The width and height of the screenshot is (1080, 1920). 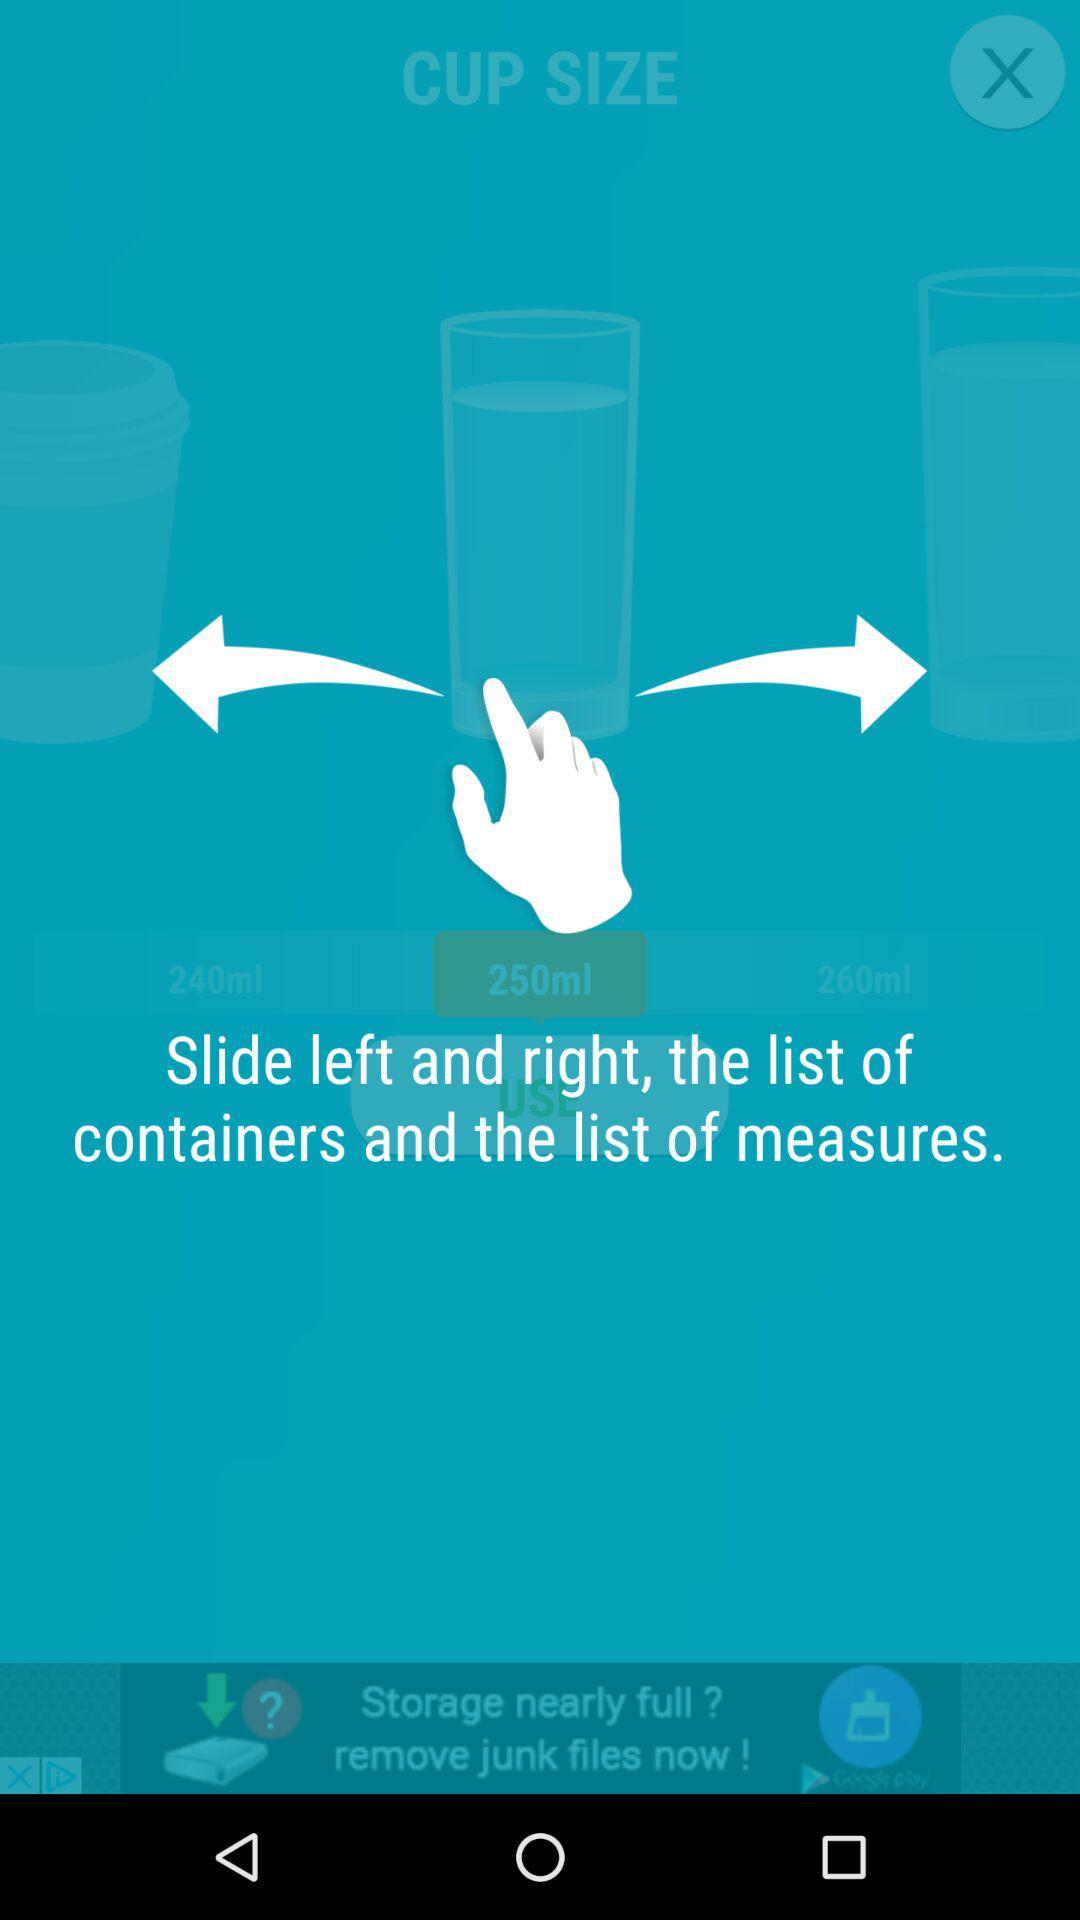 What do you see at coordinates (1007, 72) in the screenshot?
I see `app next to the cup size app` at bounding box center [1007, 72].